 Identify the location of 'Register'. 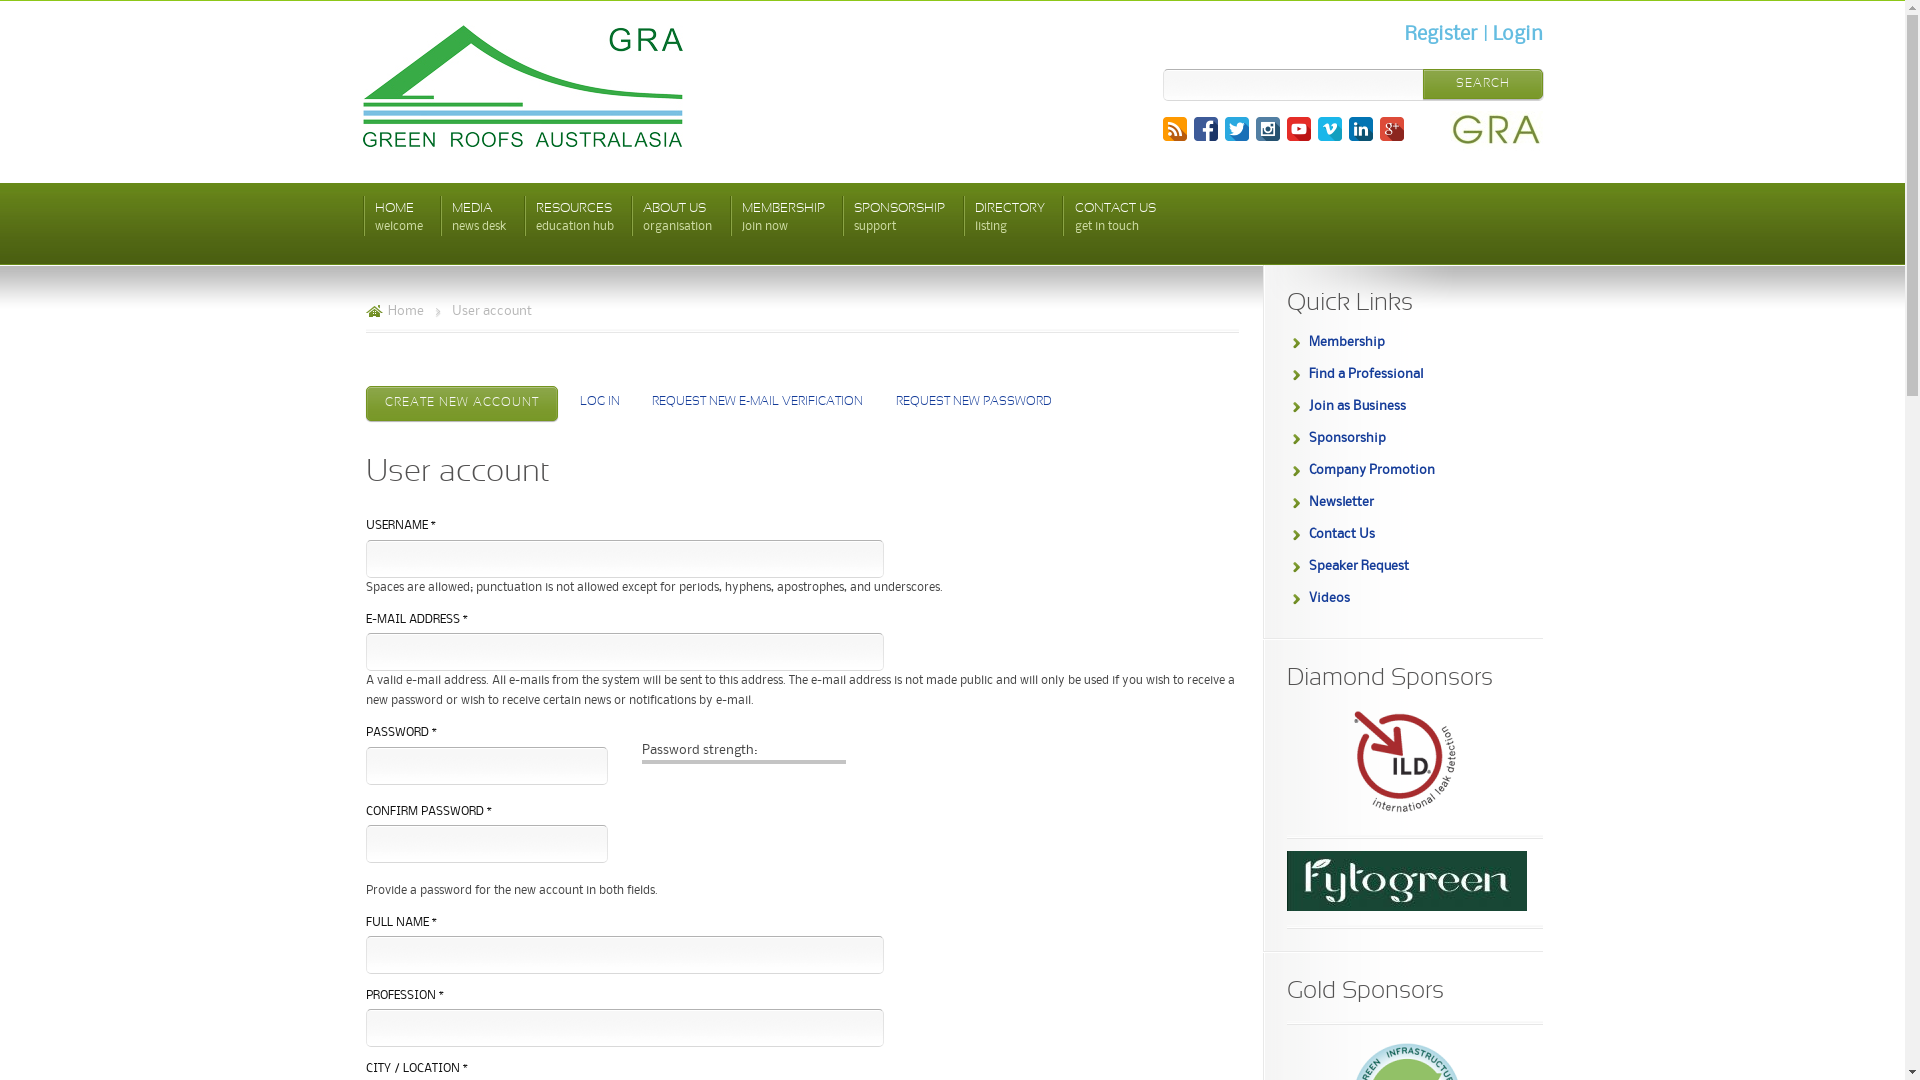
(1440, 34).